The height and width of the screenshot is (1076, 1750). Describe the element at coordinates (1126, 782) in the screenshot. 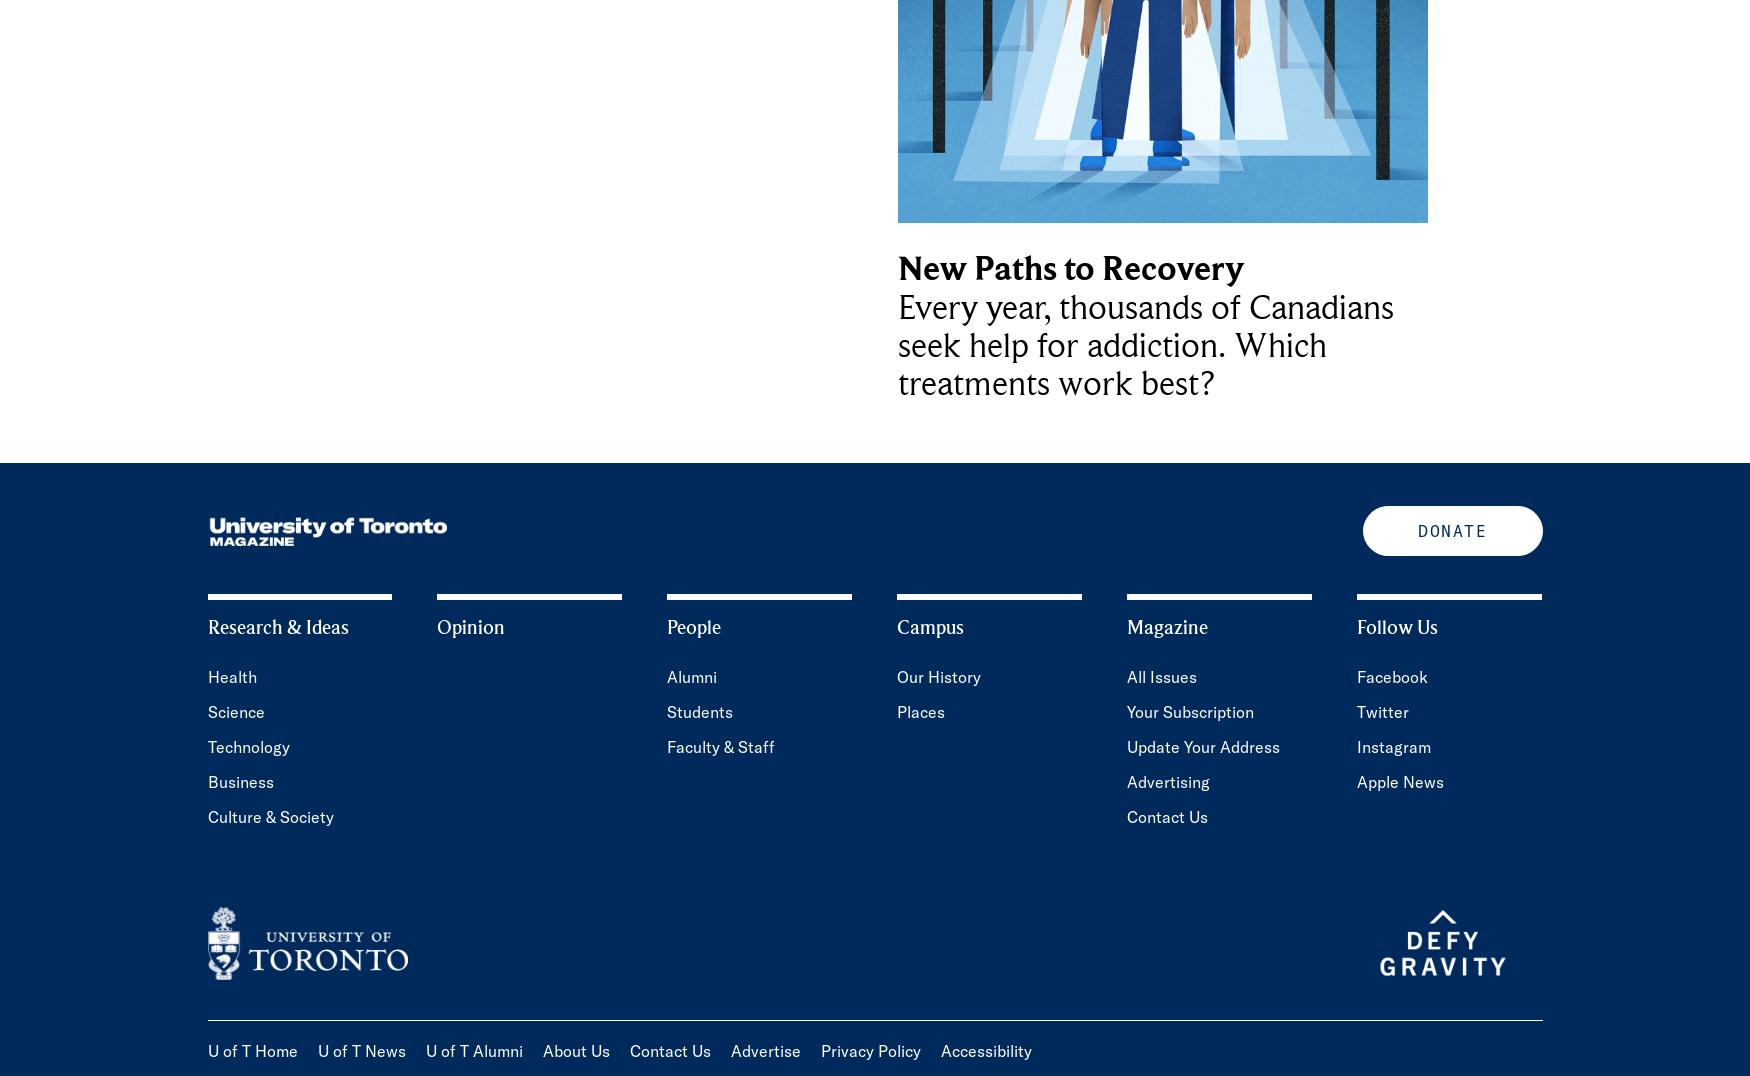

I see `'Advertising'` at that location.